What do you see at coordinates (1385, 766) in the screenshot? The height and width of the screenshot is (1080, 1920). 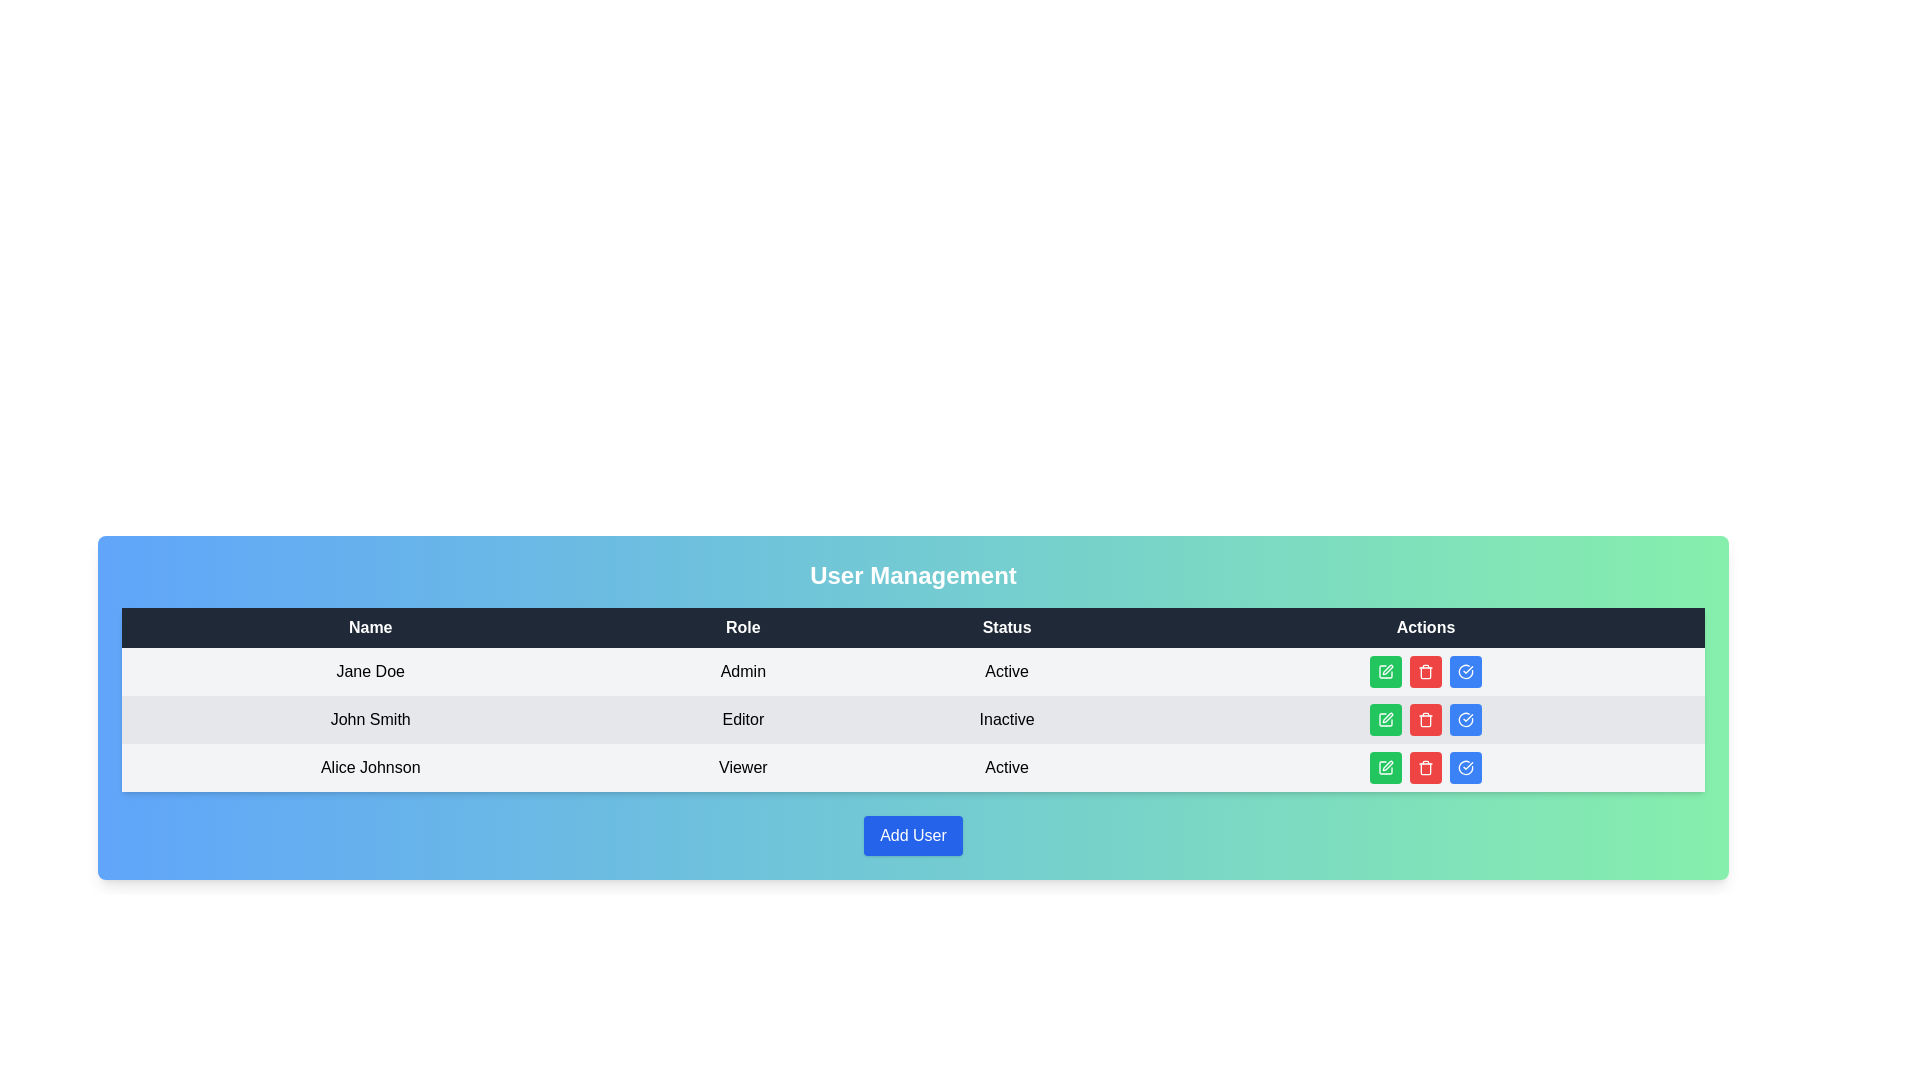 I see `the small square green button with a white pen icon located in the 'Actions' column of the User Management table, corresponding to 'Alice Johnson'` at bounding box center [1385, 766].